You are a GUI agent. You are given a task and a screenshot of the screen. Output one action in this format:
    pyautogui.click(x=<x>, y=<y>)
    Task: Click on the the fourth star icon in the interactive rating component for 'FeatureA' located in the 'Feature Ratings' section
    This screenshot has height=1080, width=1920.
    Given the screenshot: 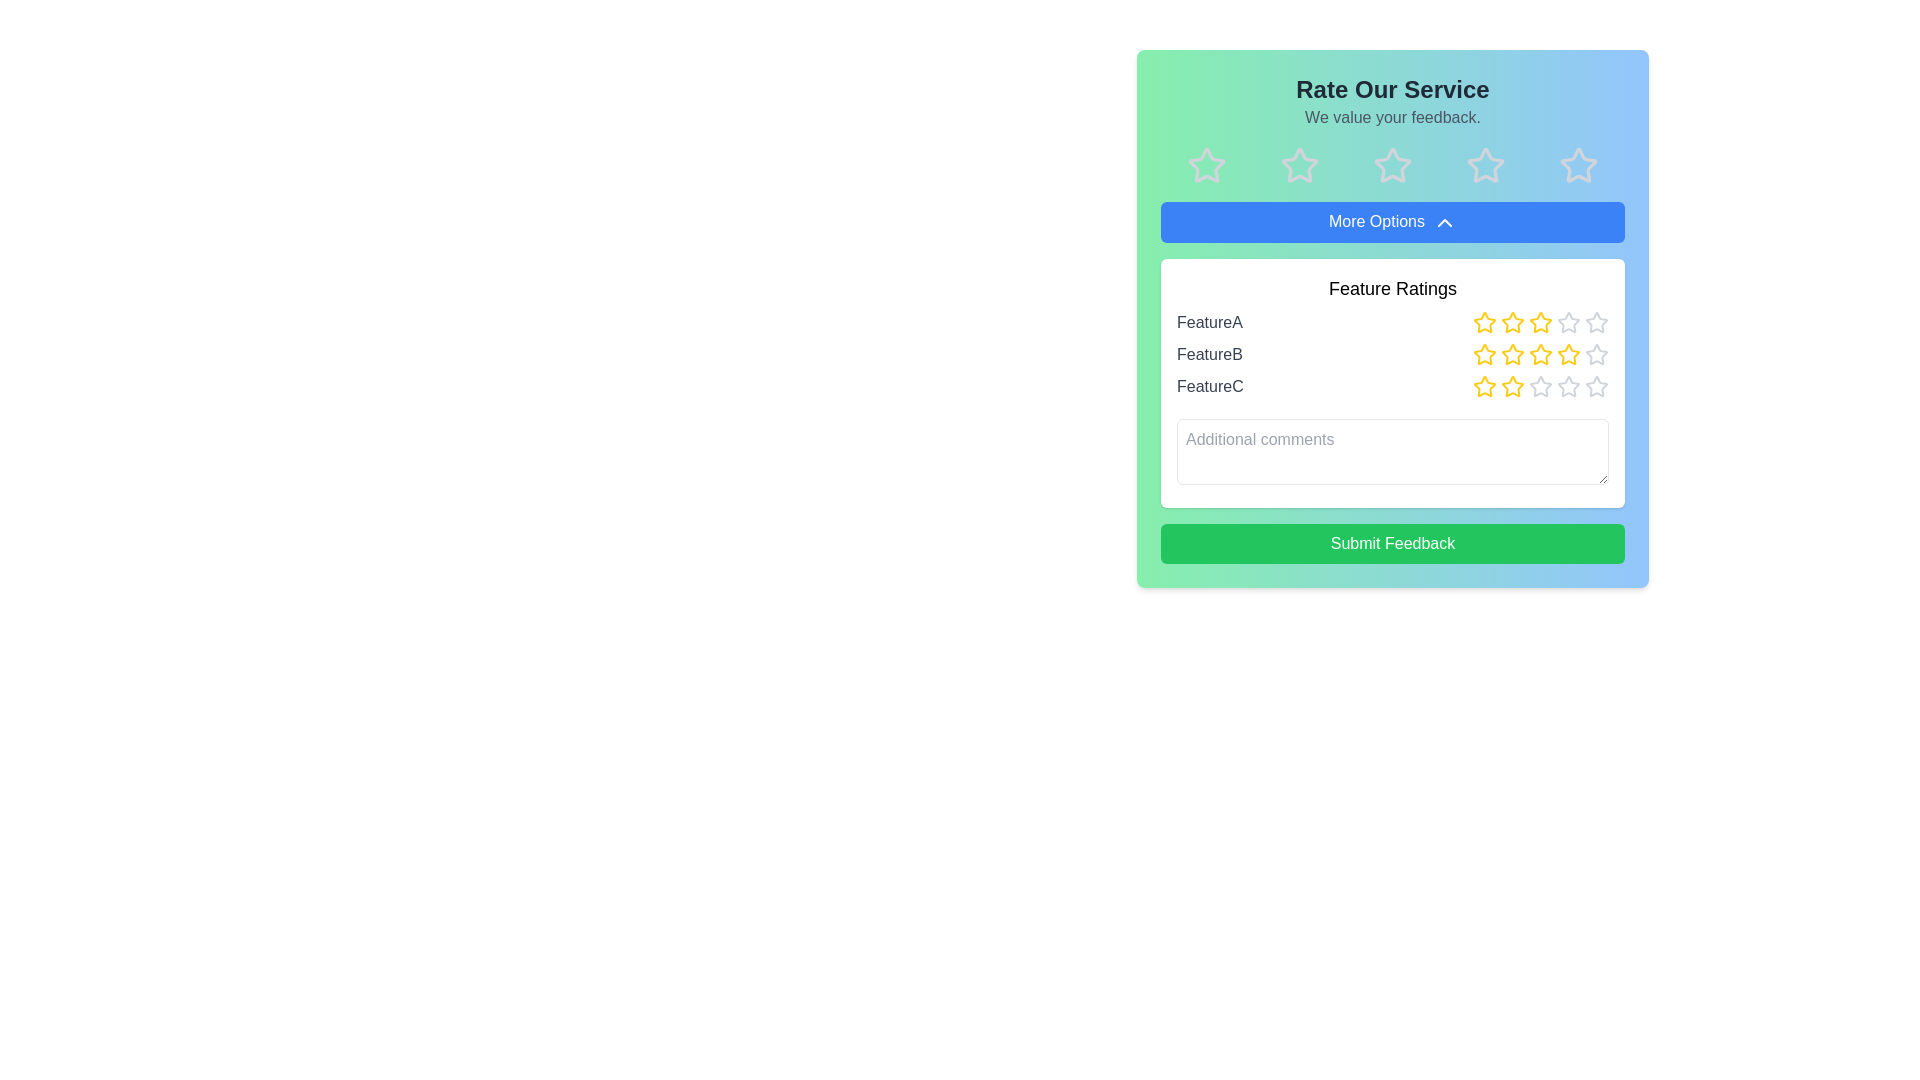 What is the action you would take?
    pyautogui.click(x=1539, y=320)
    